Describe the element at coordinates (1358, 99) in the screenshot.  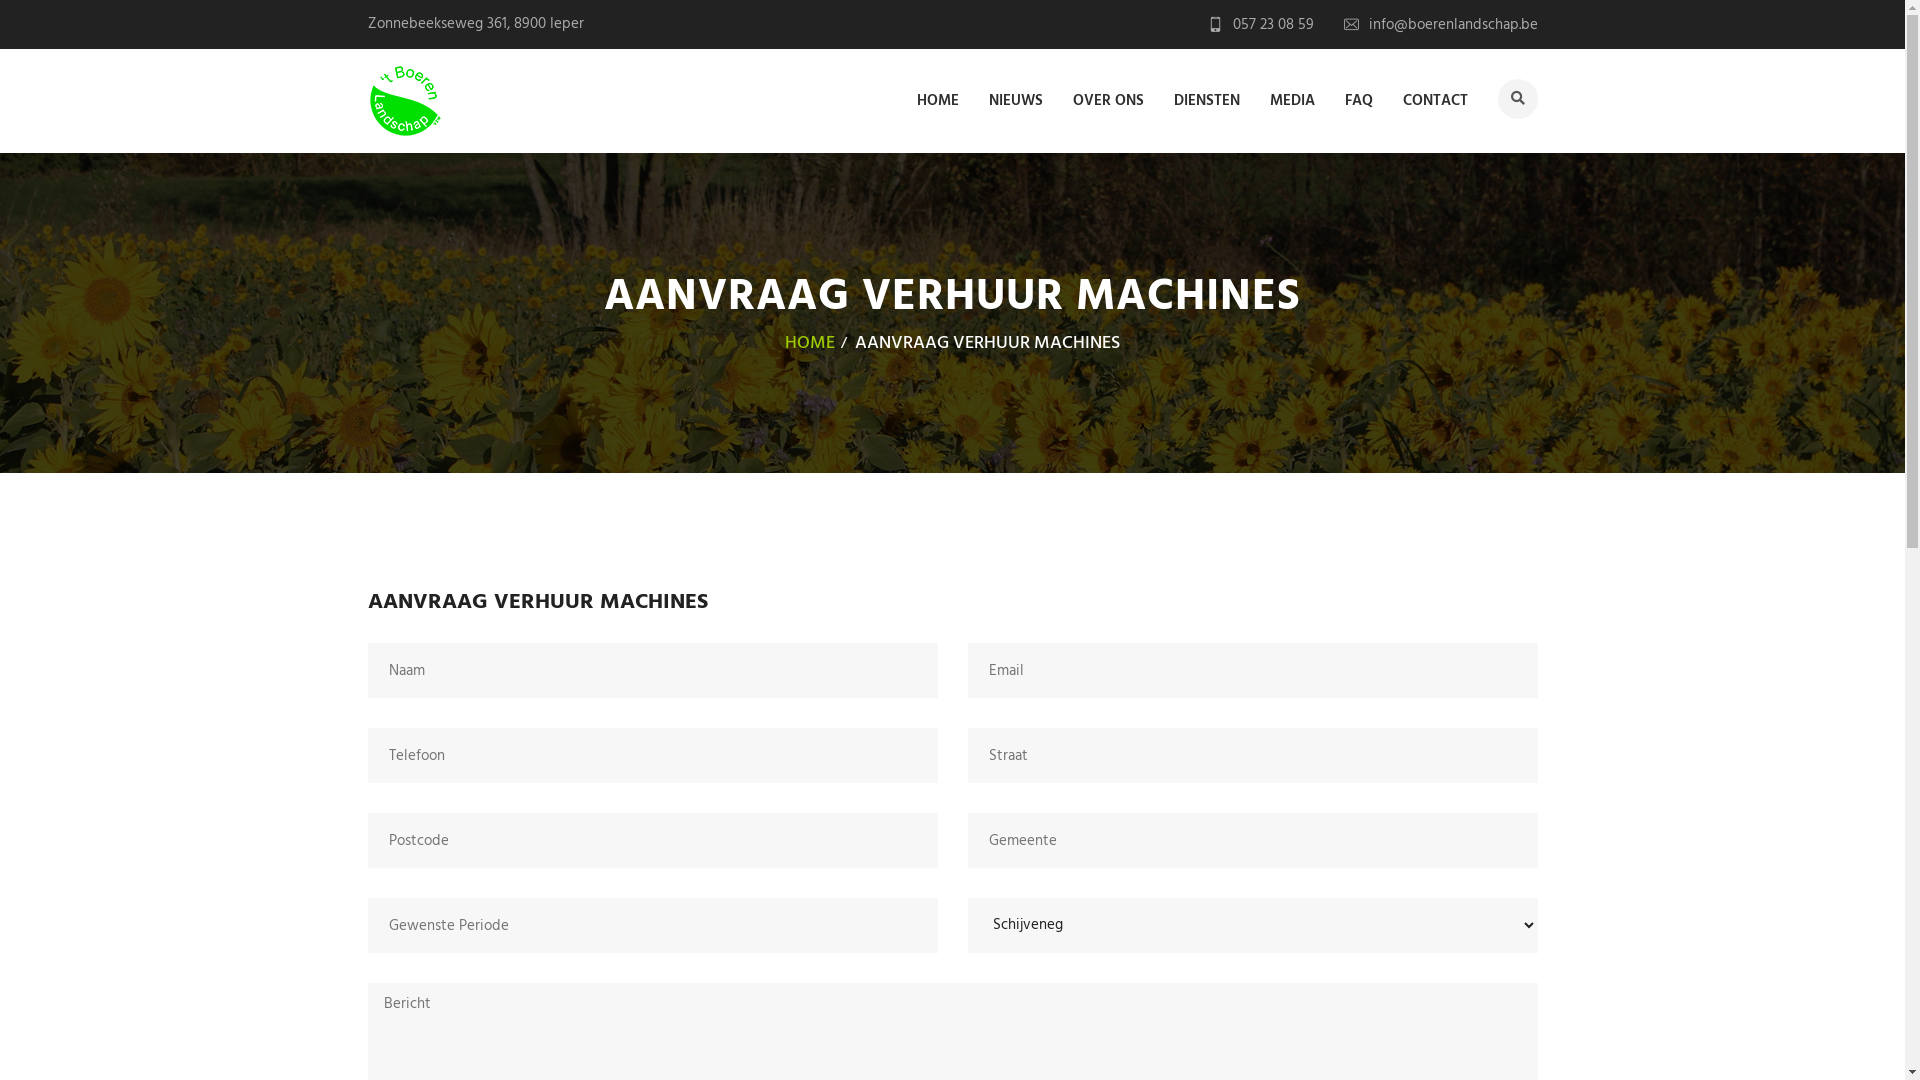
I see `'FAQ'` at that location.